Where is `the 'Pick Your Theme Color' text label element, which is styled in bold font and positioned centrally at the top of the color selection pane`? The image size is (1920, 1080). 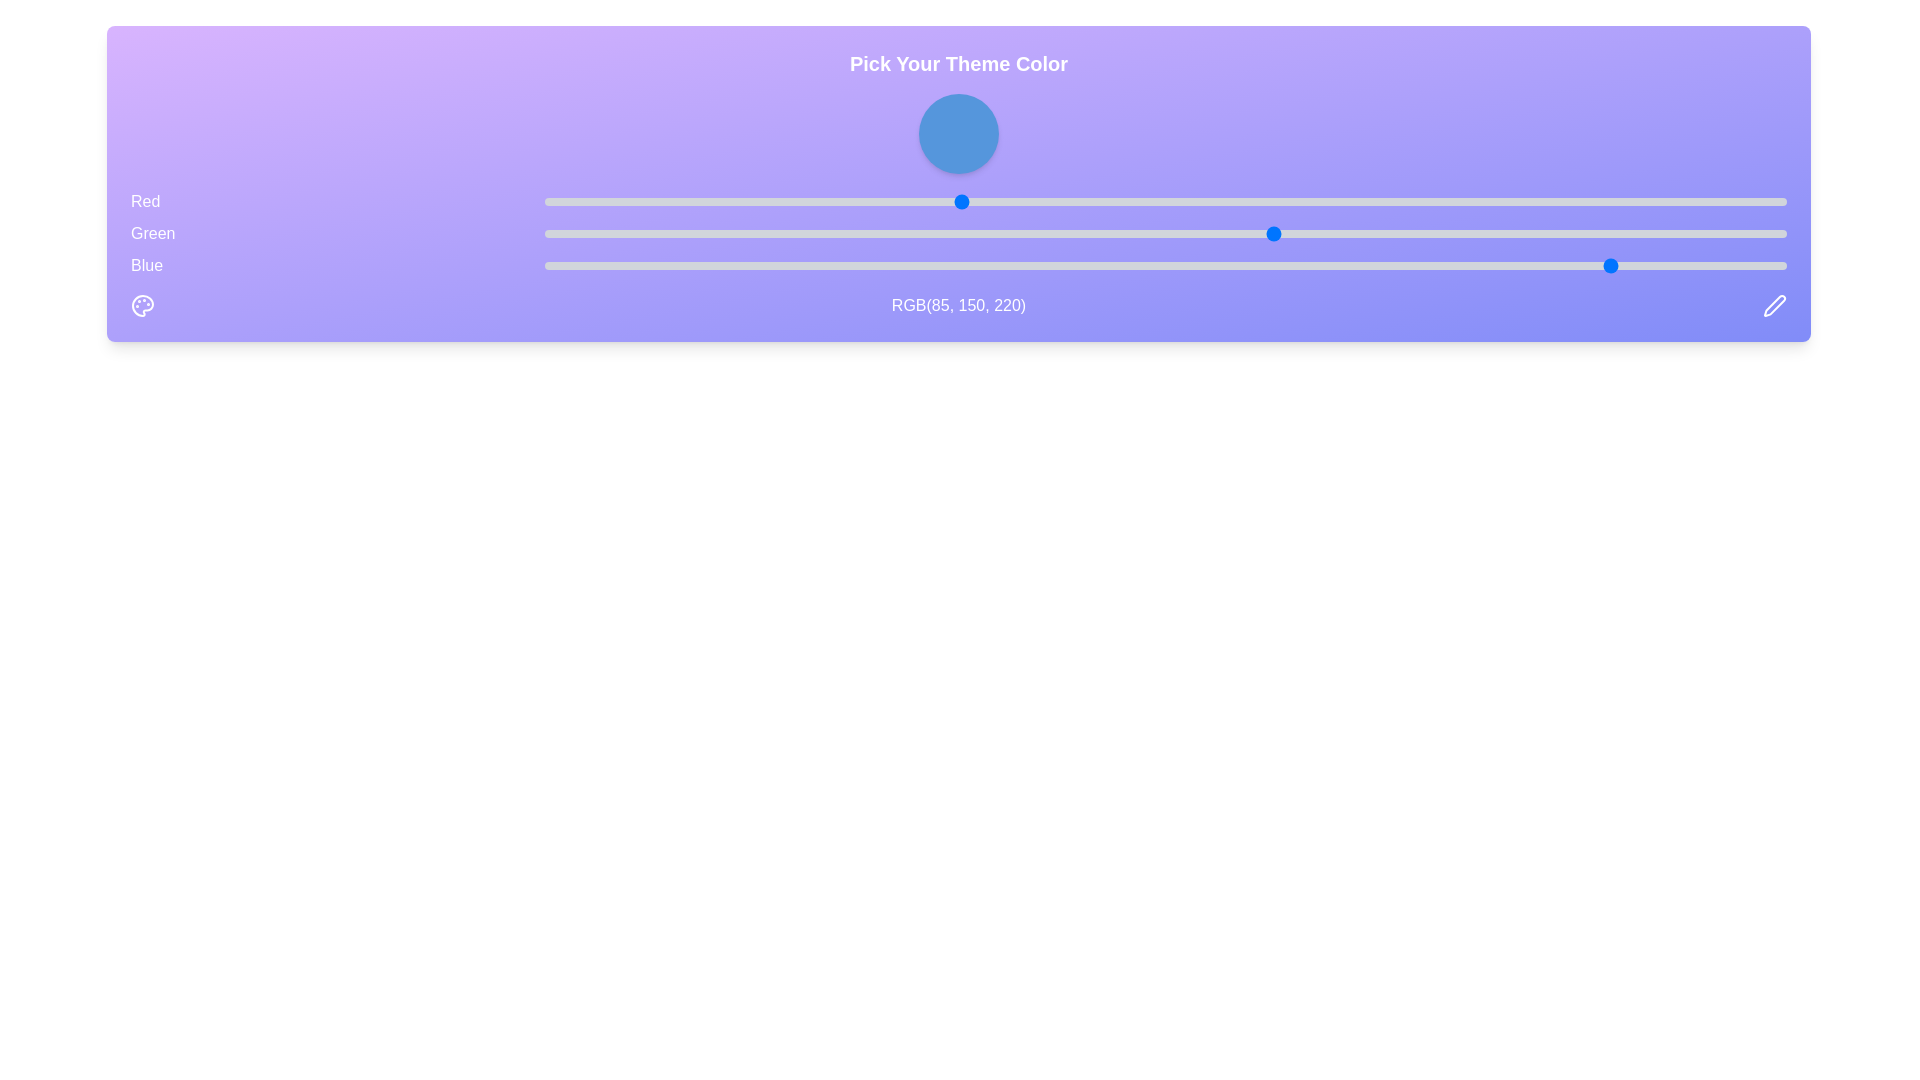 the 'Pick Your Theme Color' text label element, which is styled in bold font and positioned centrally at the top of the color selection pane is located at coordinates (958, 63).